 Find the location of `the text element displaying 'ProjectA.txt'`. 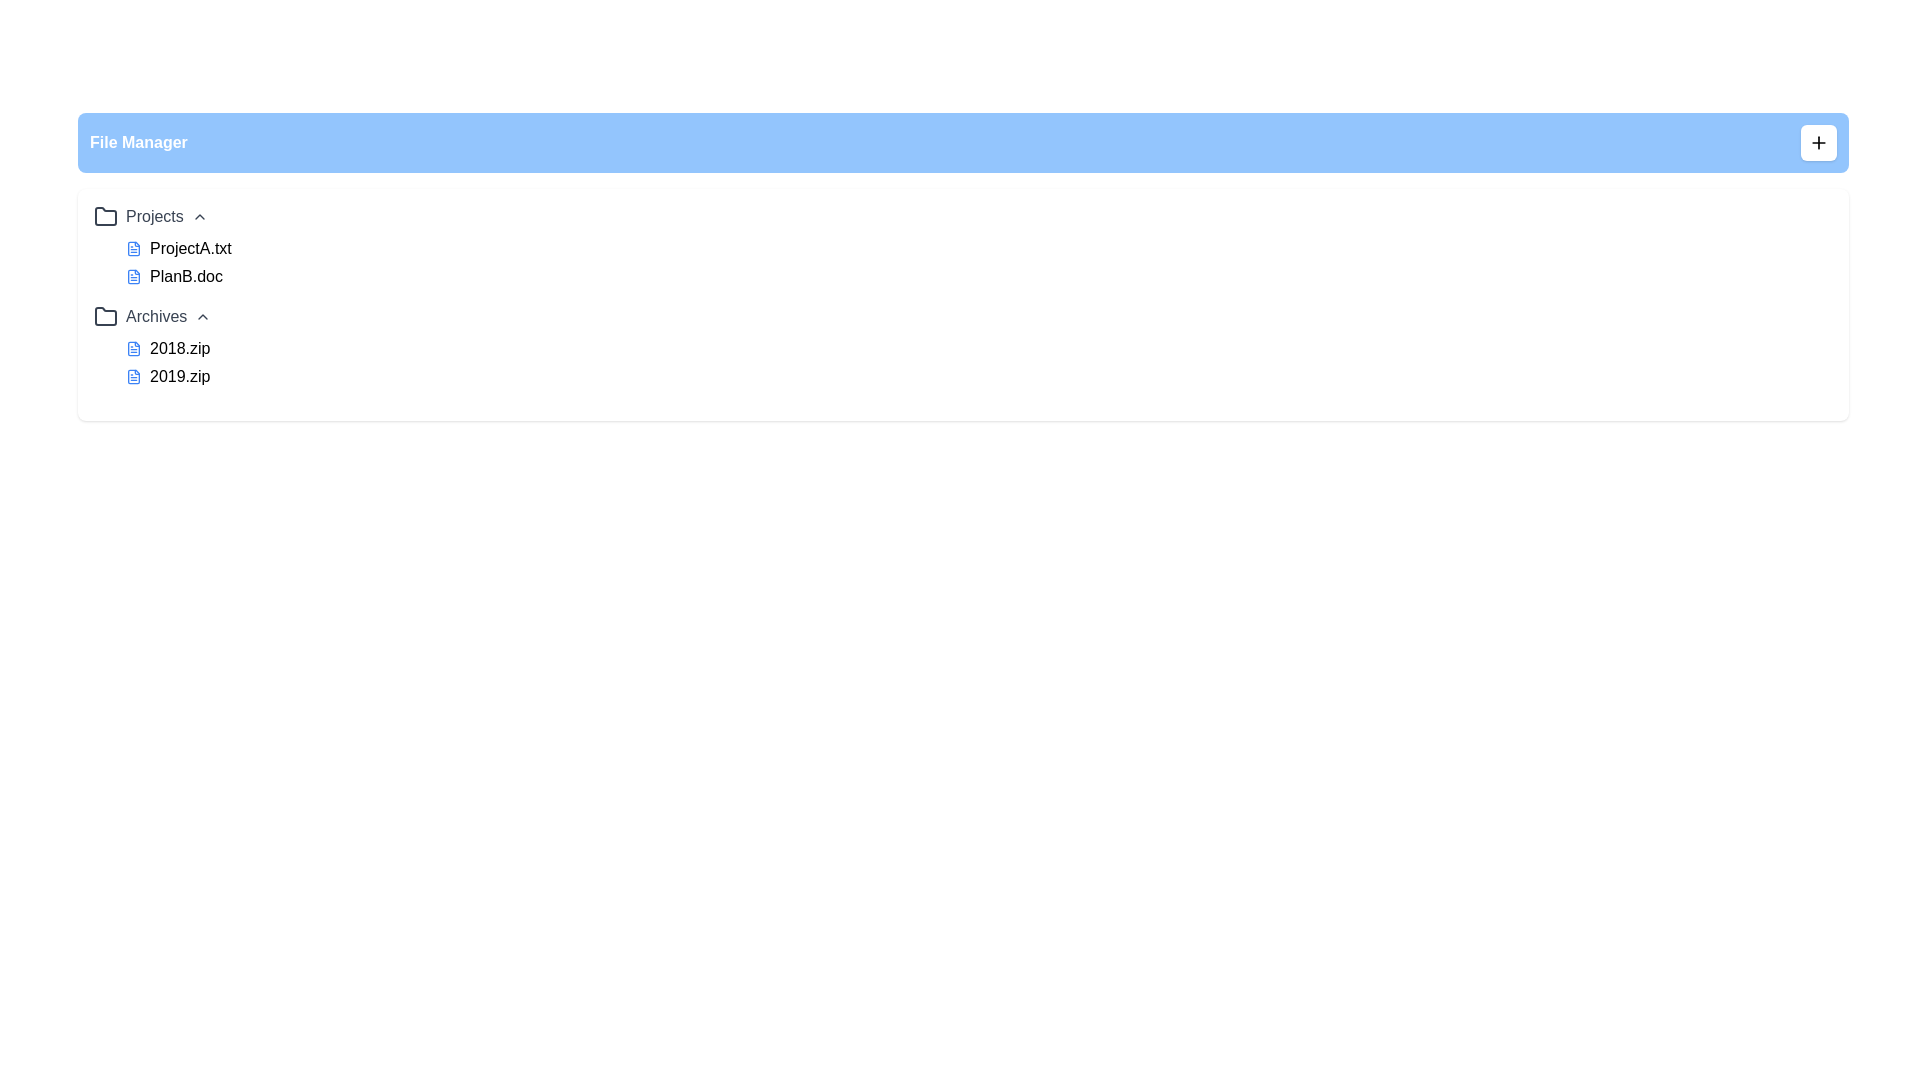

the text element displaying 'ProjectA.txt' is located at coordinates (190, 248).